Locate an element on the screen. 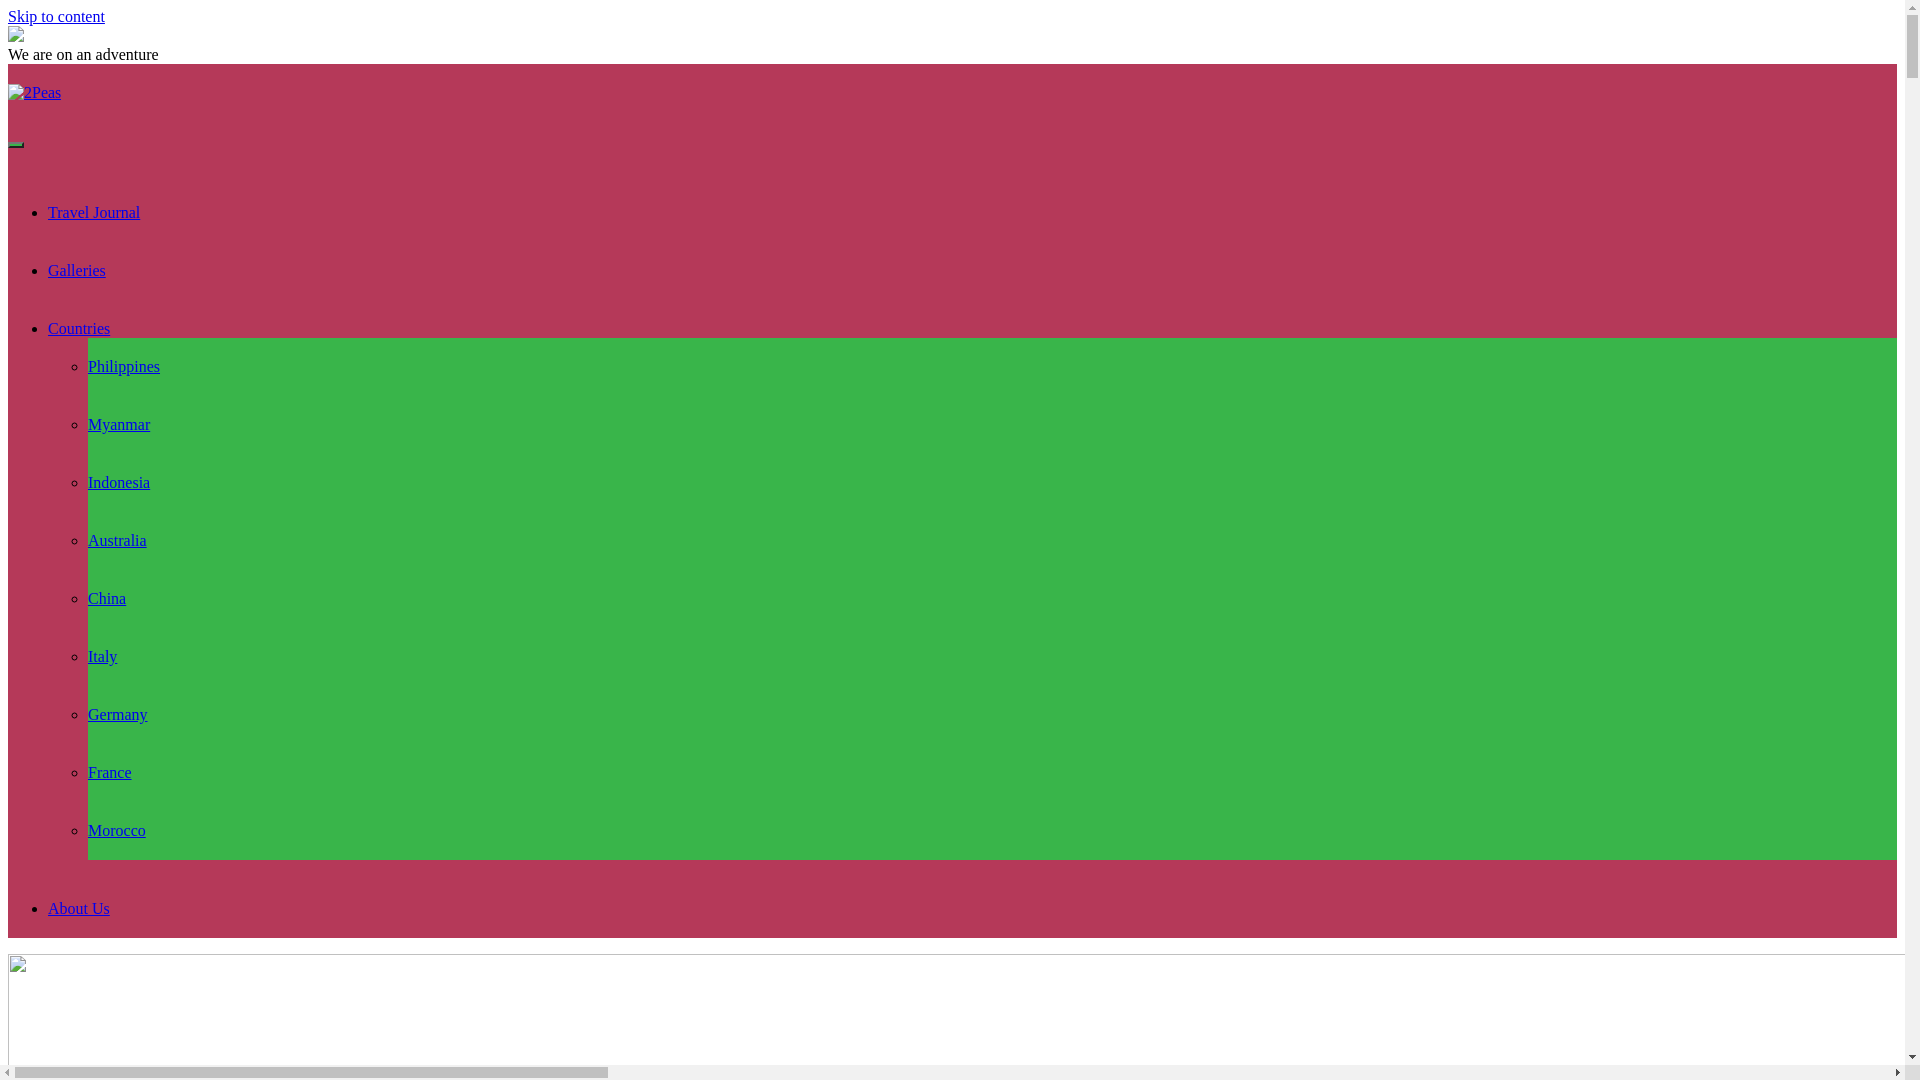 The image size is (1920, 1080). 'Australia' is located at coordinates (86, 540).